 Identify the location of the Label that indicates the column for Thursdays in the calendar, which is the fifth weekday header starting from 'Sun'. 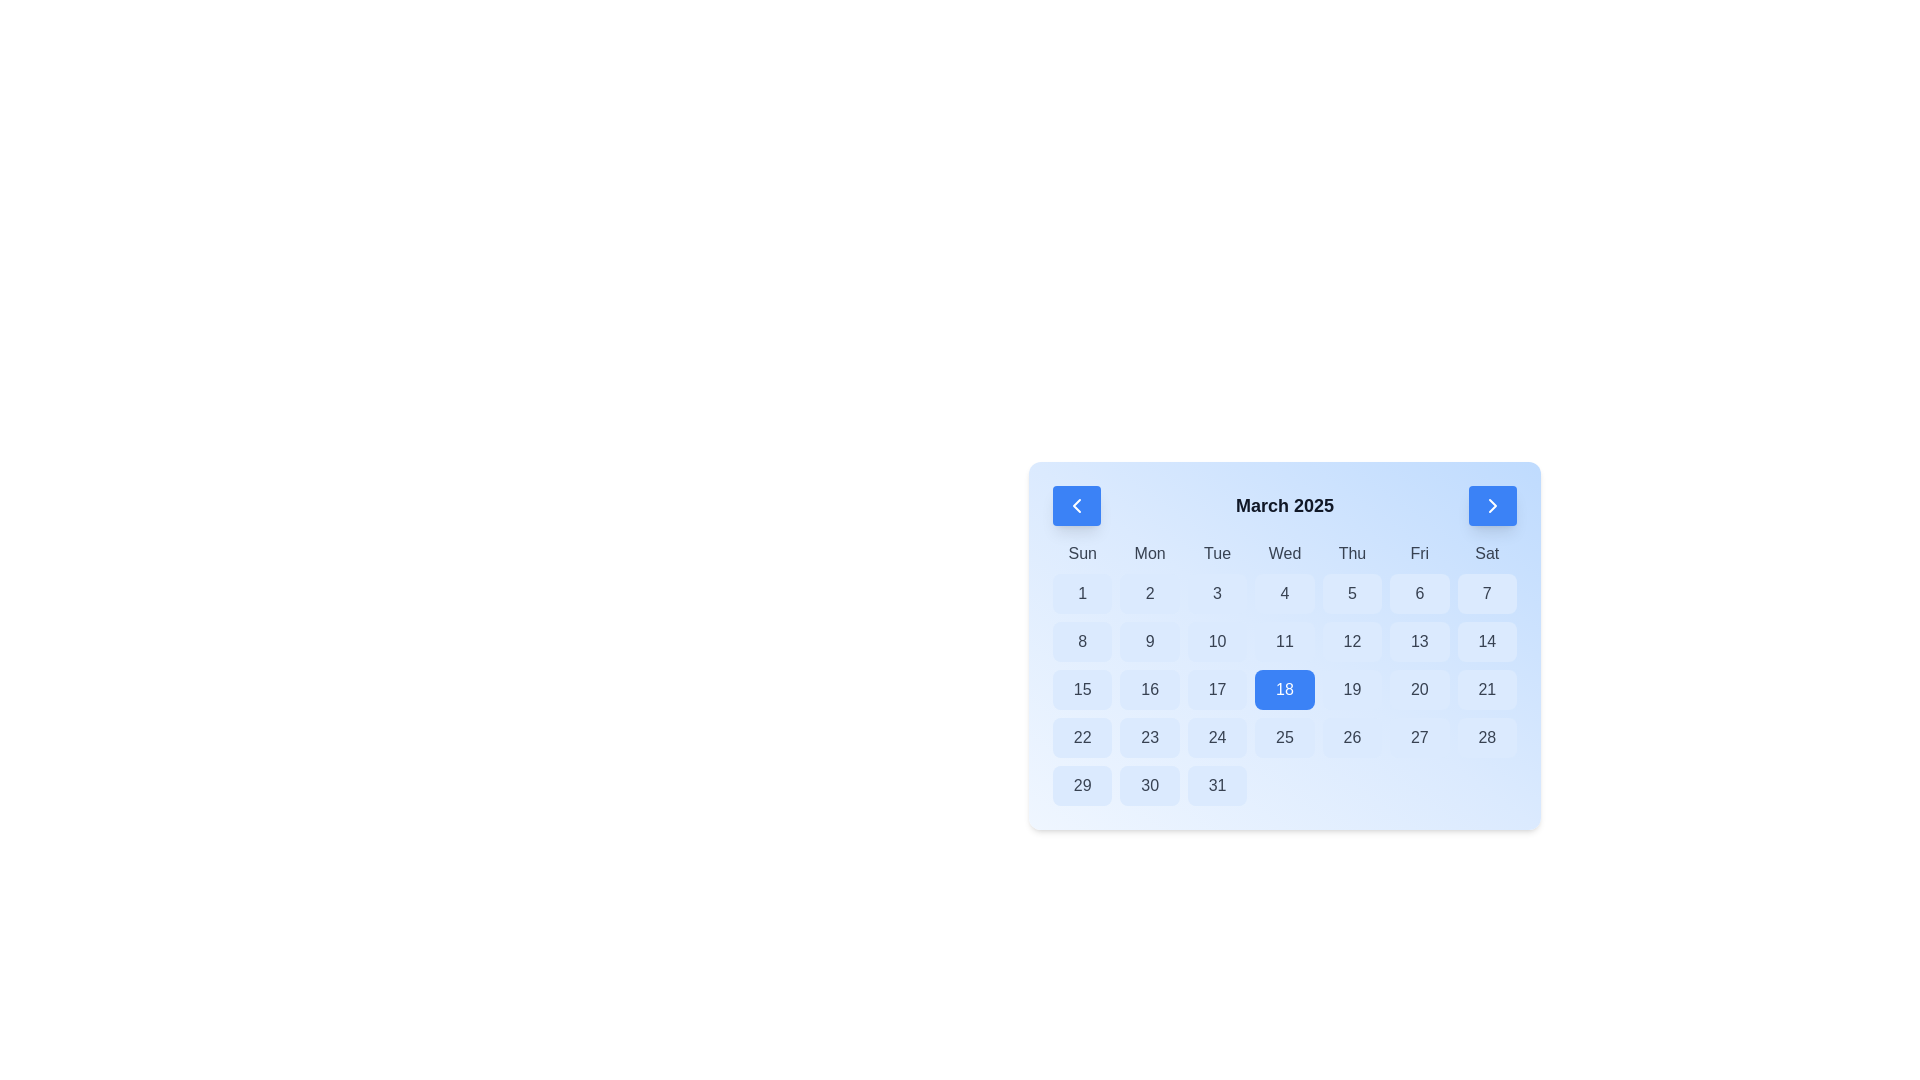
(1352, 554).